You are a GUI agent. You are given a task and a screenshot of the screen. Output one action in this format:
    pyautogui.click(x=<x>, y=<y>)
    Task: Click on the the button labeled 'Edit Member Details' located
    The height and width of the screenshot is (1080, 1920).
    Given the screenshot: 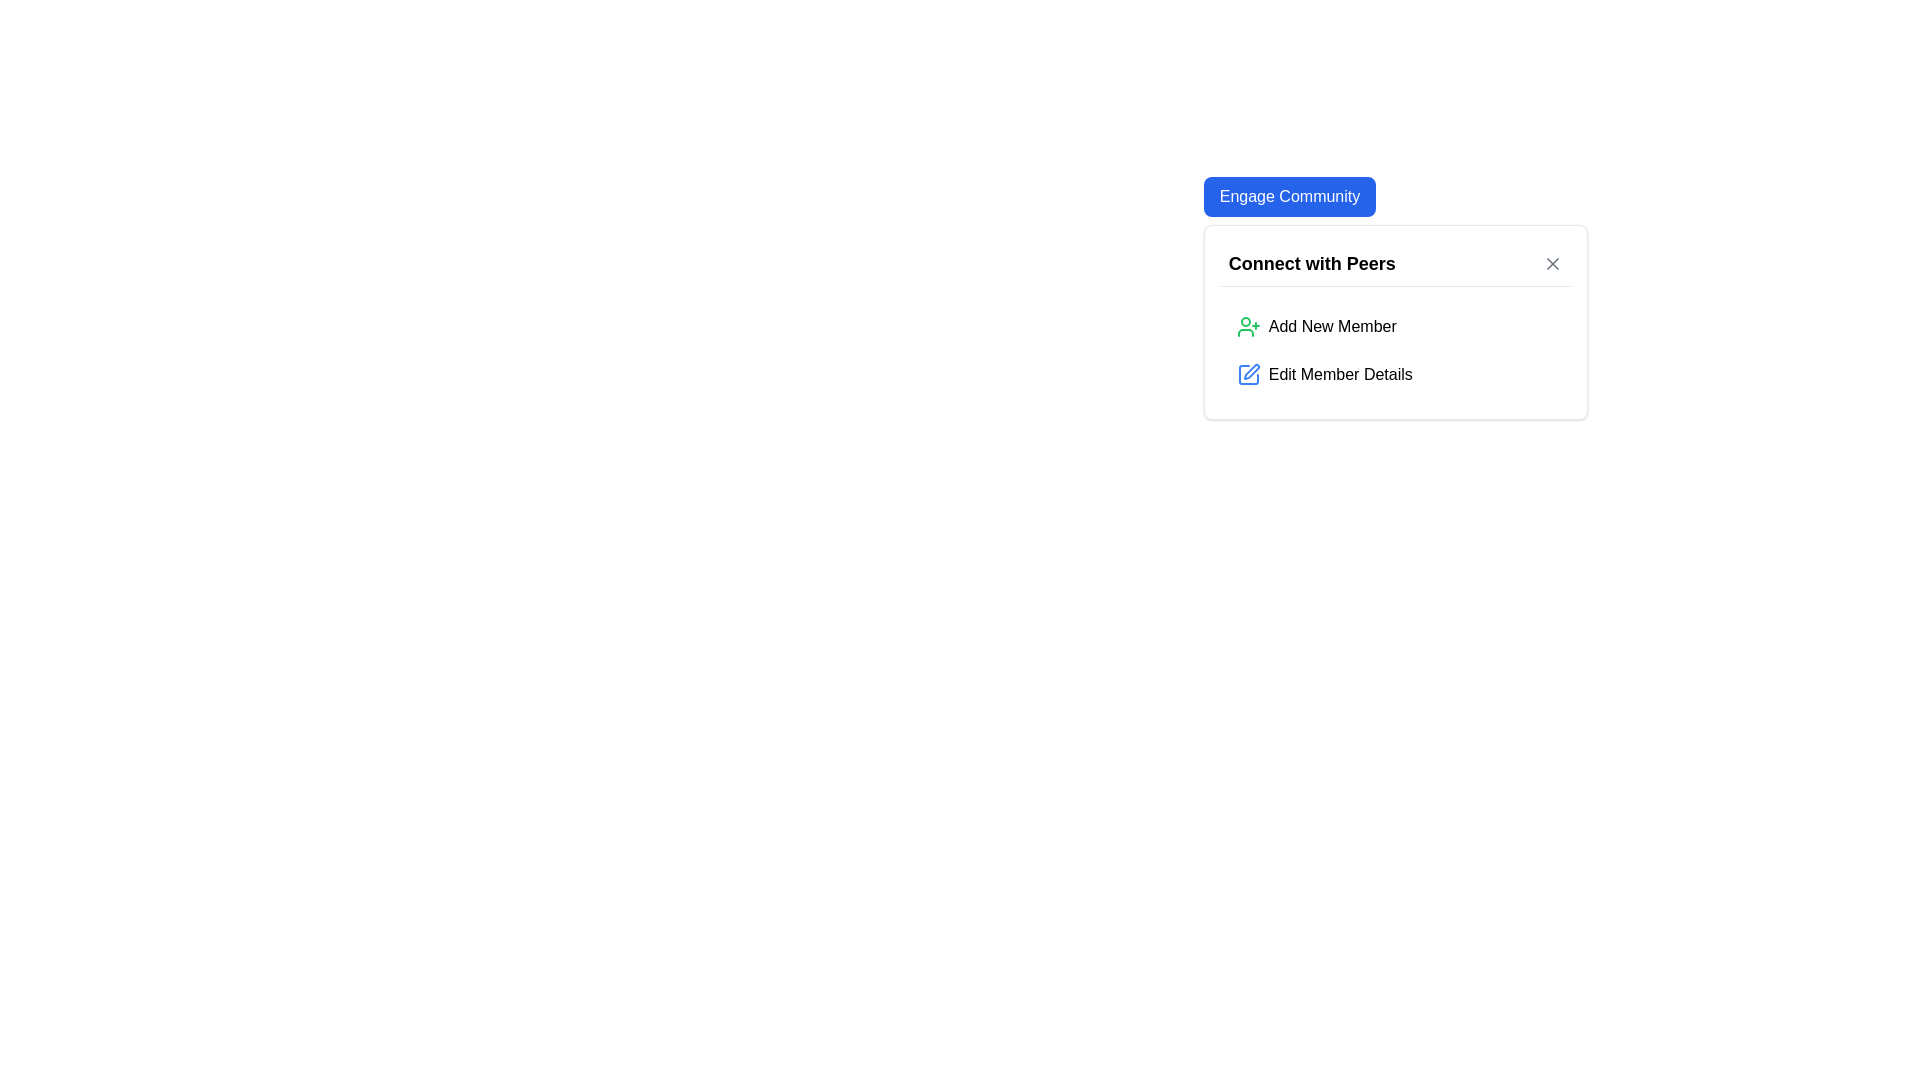 What is the action you would take?
    pyautogui.click(x=1394, y=374)
    